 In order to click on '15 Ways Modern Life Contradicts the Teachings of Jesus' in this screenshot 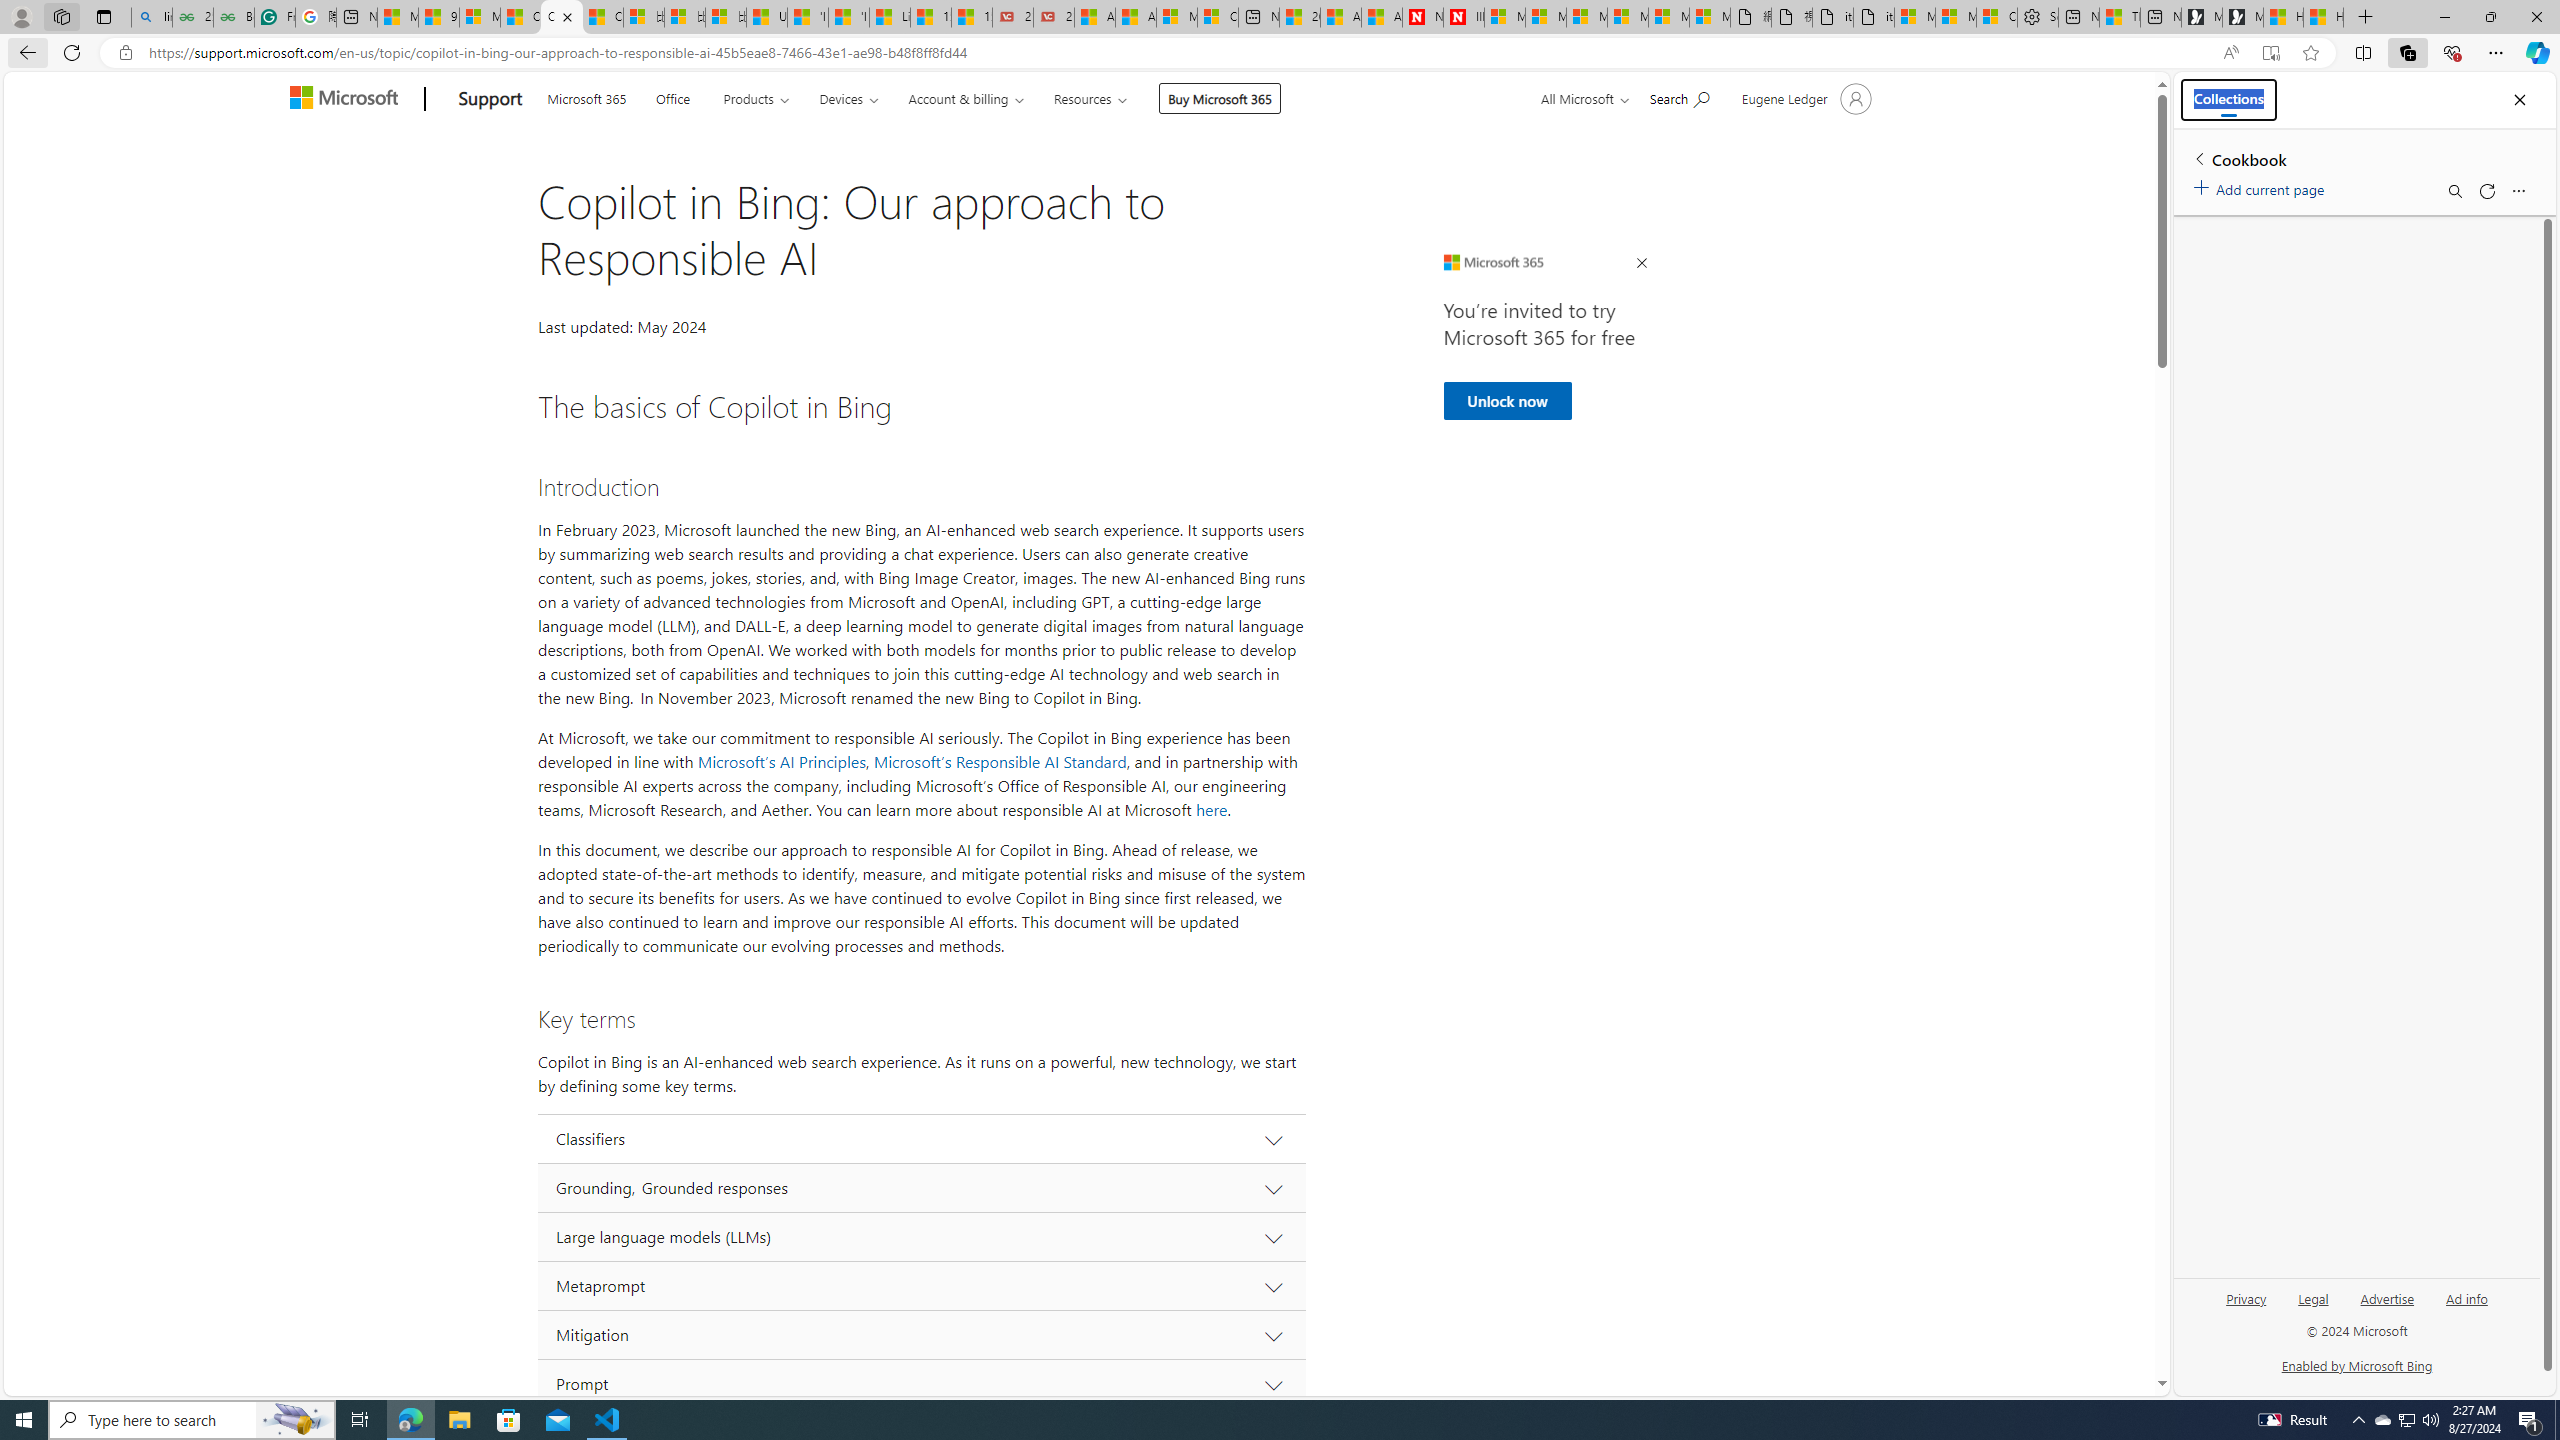, I will do `click(970, 16)`.